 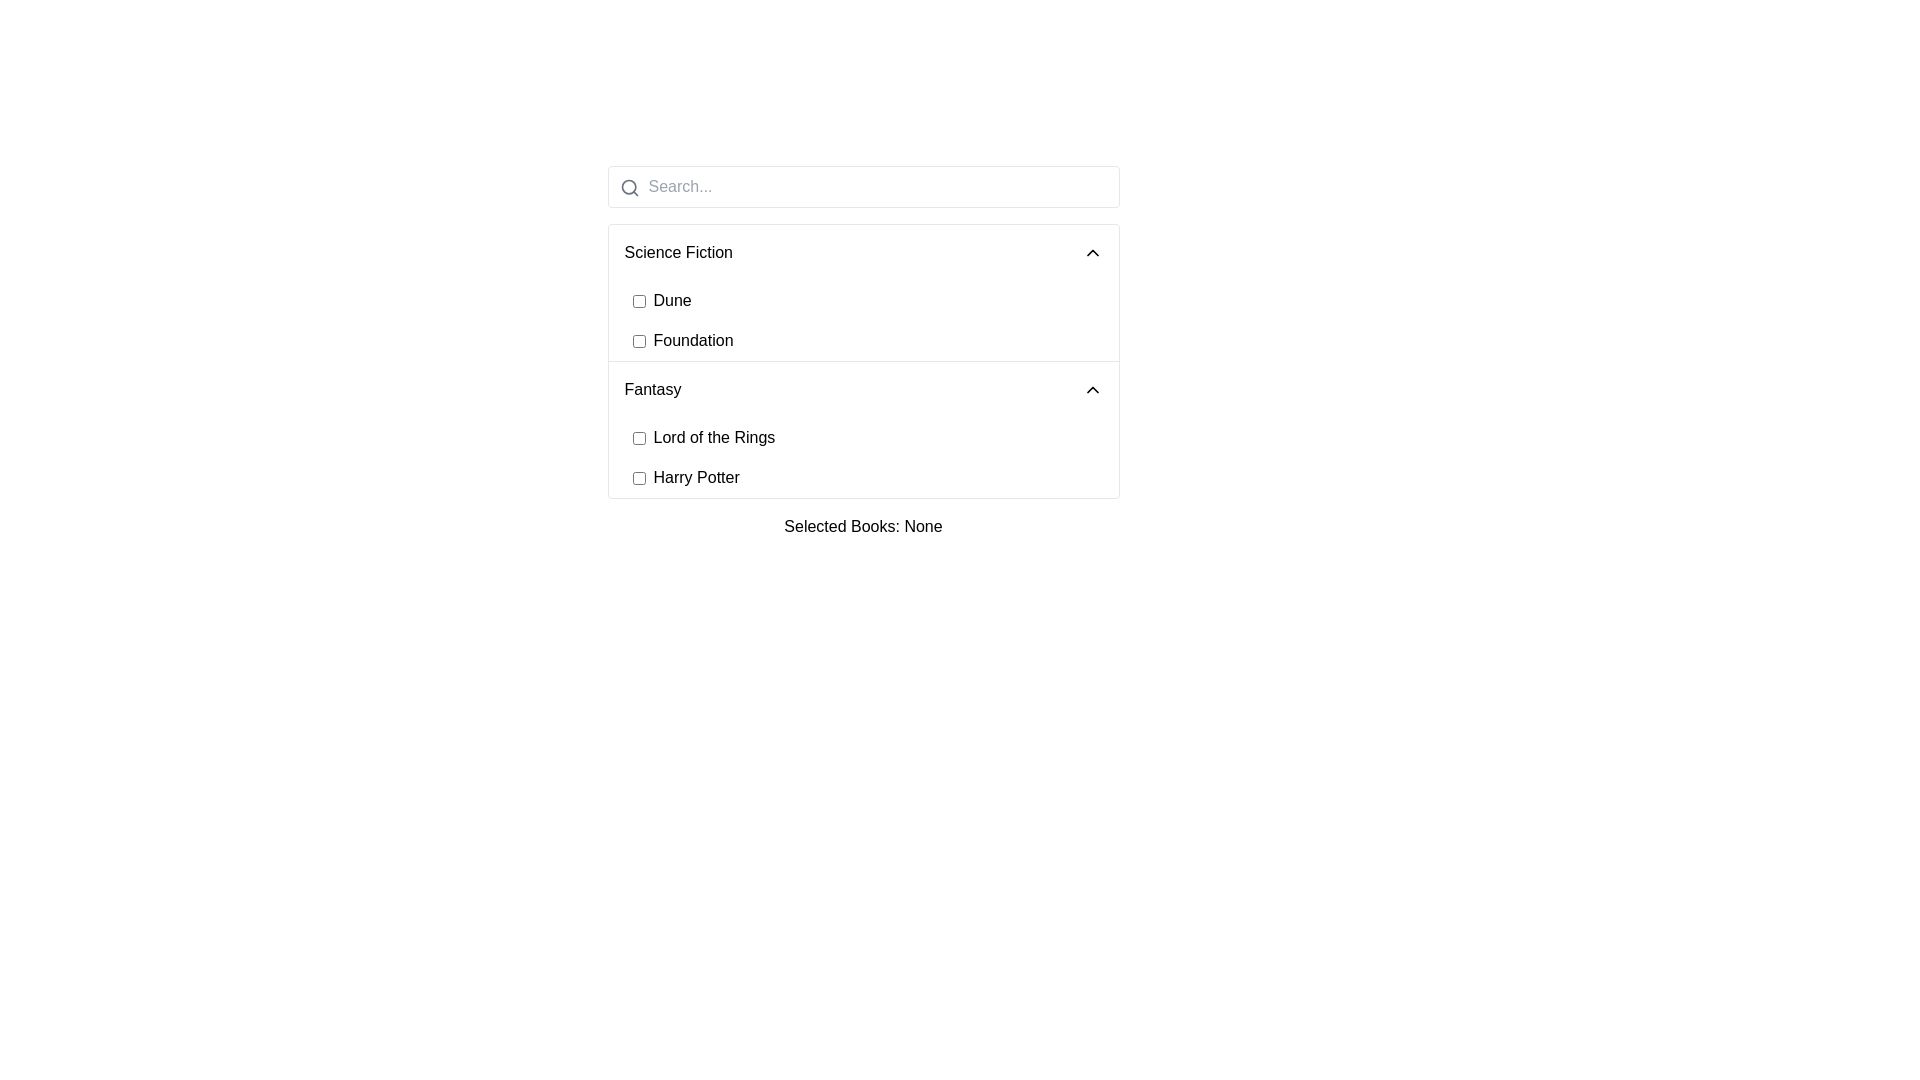 What do you see at coordinates (678, 252) in the screenshot?
I see `the 'Science Fiction' static text element, which is a bold text string located at the top of the dropdown component` at bounding box center [678, 252].